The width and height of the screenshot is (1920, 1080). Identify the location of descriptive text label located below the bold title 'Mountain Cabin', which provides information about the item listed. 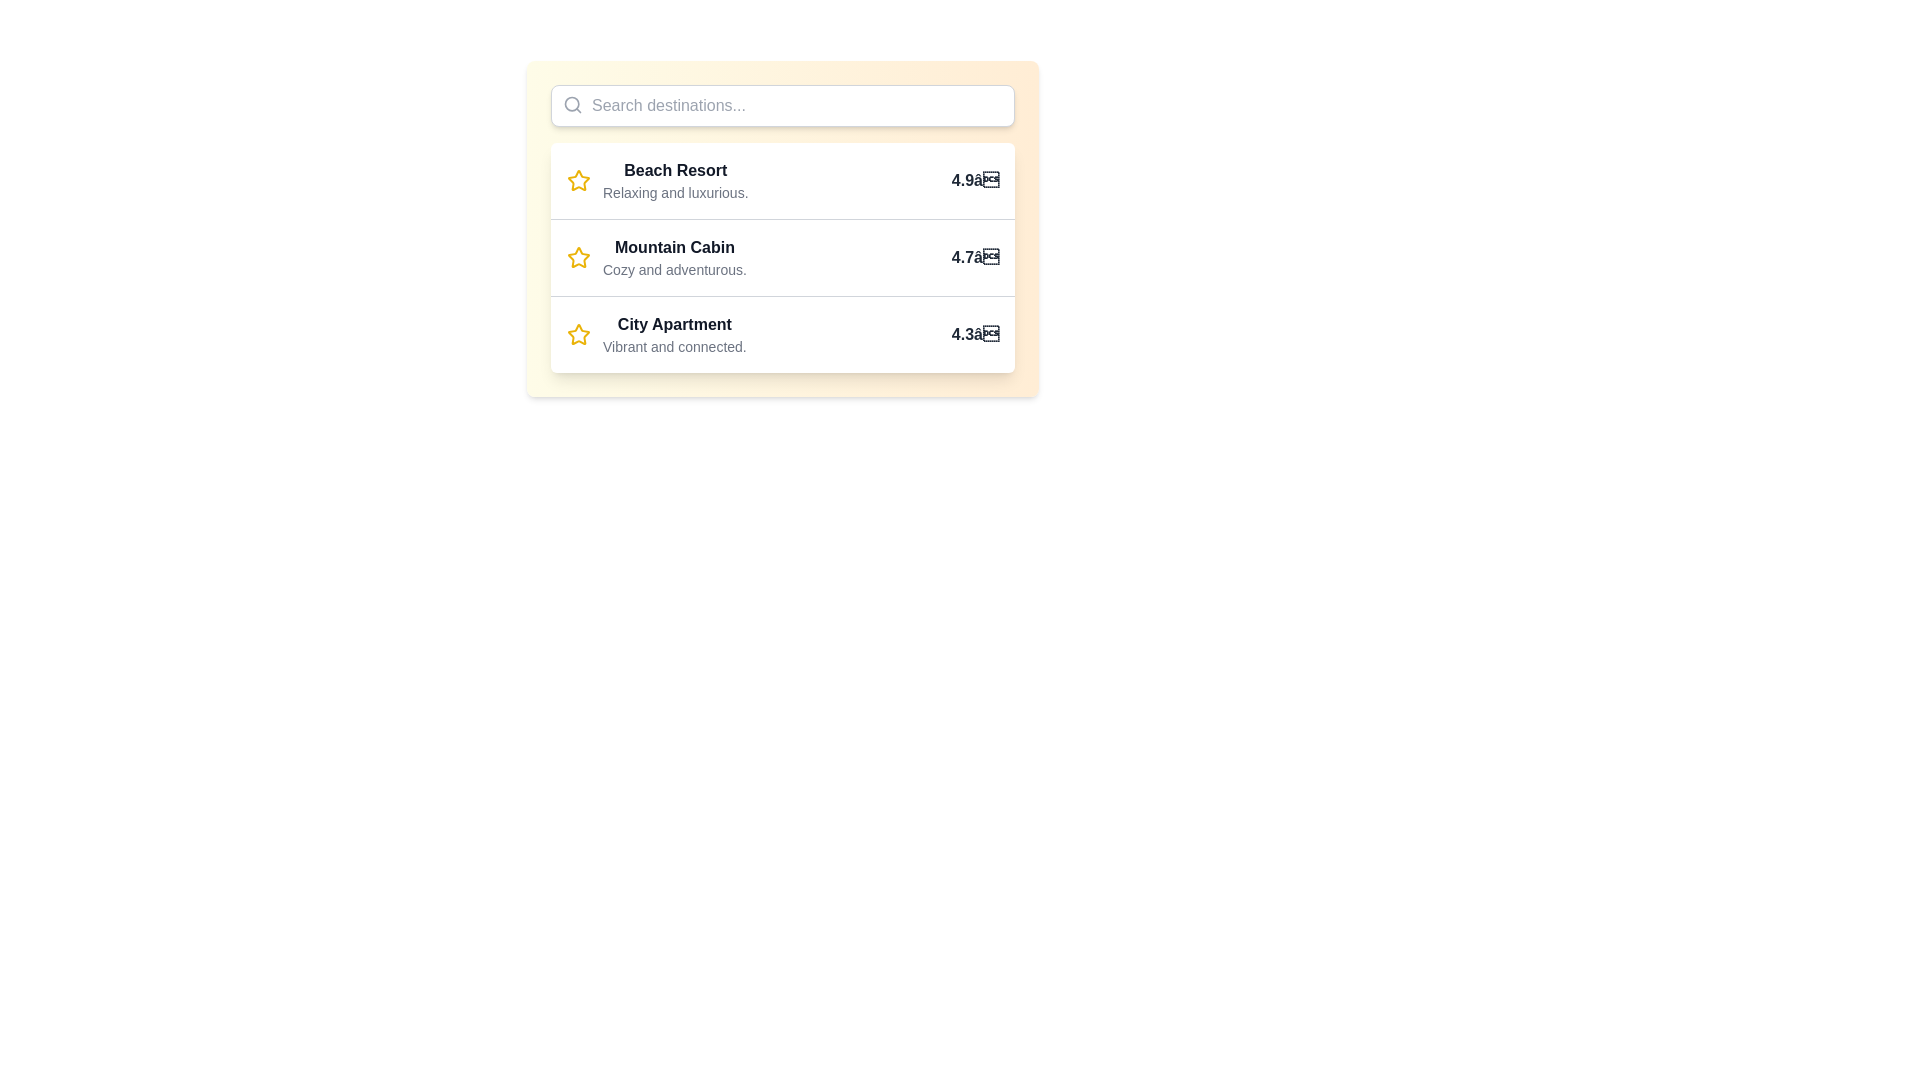
(675, 270).